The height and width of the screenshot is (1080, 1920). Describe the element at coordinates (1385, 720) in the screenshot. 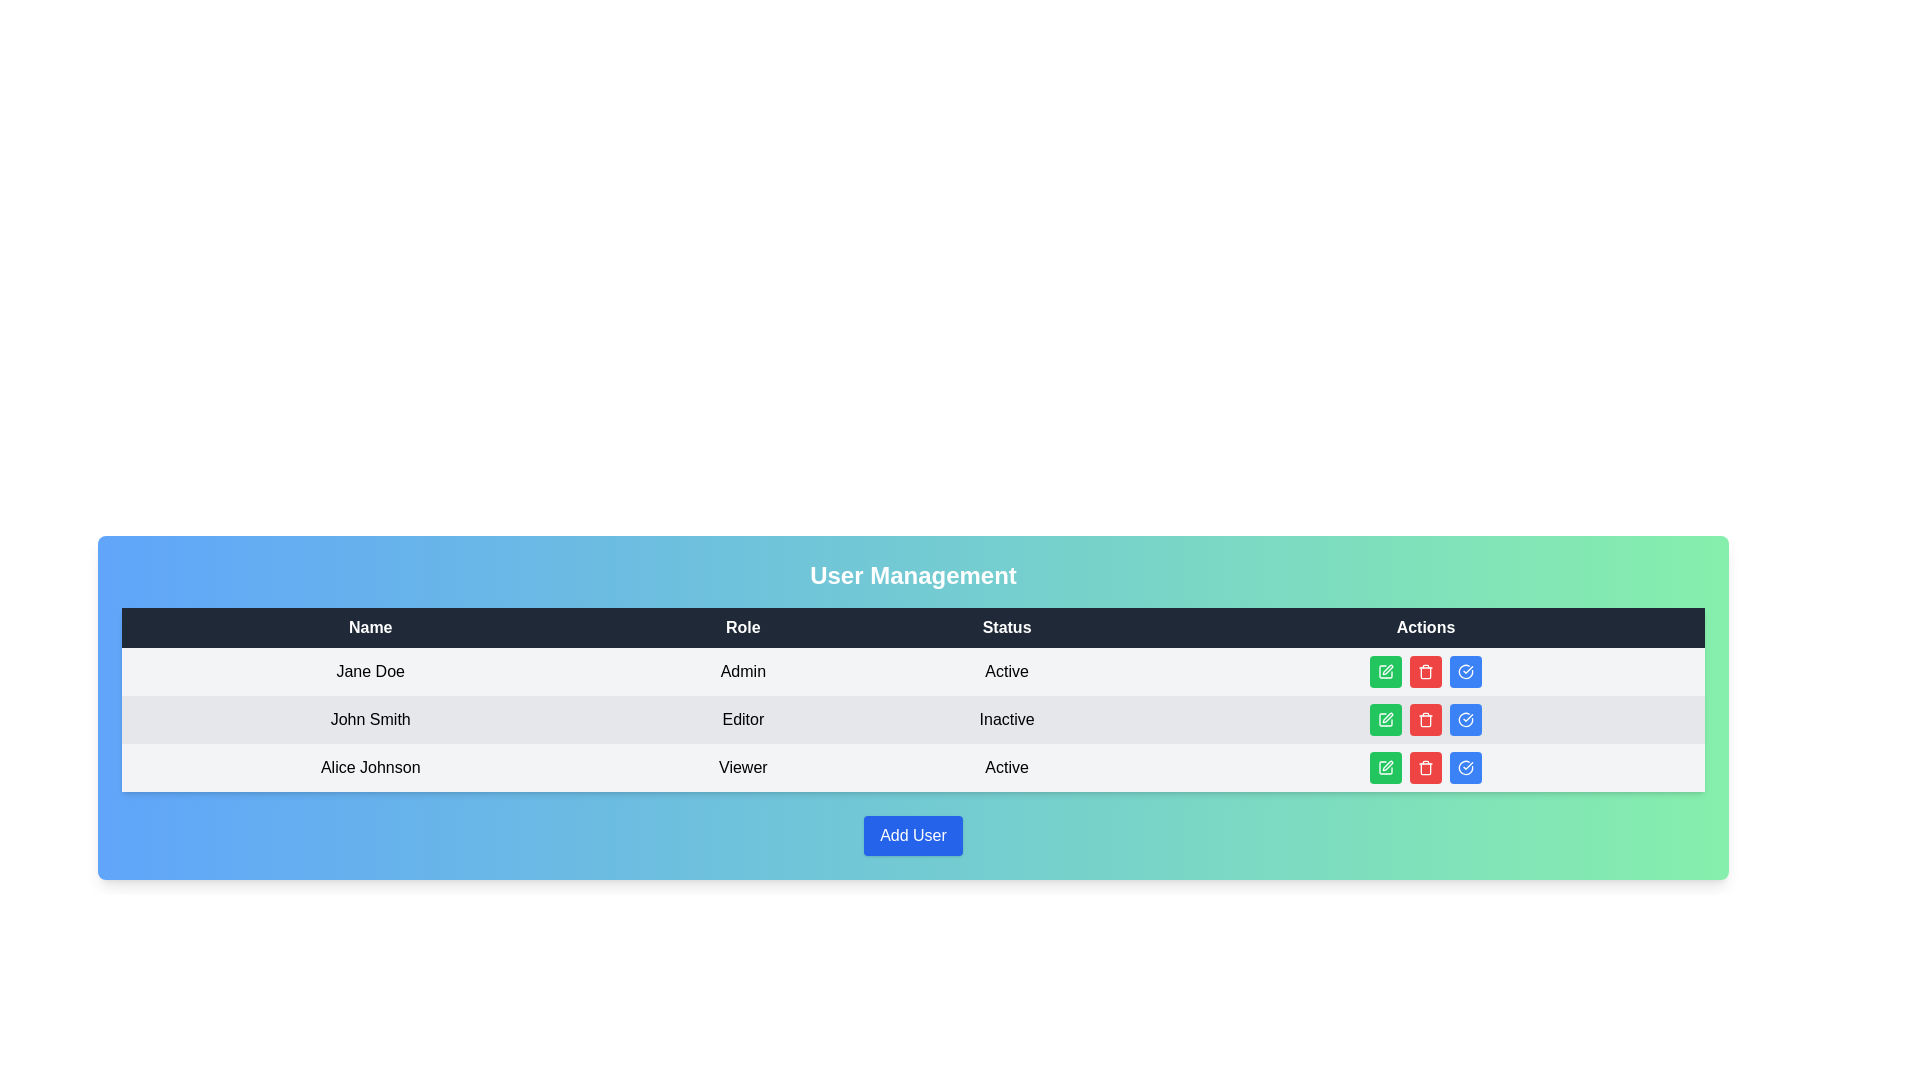

I see `the first button in the 'Actions' column of the second row, which has a green background and a white pen icon` at that location.